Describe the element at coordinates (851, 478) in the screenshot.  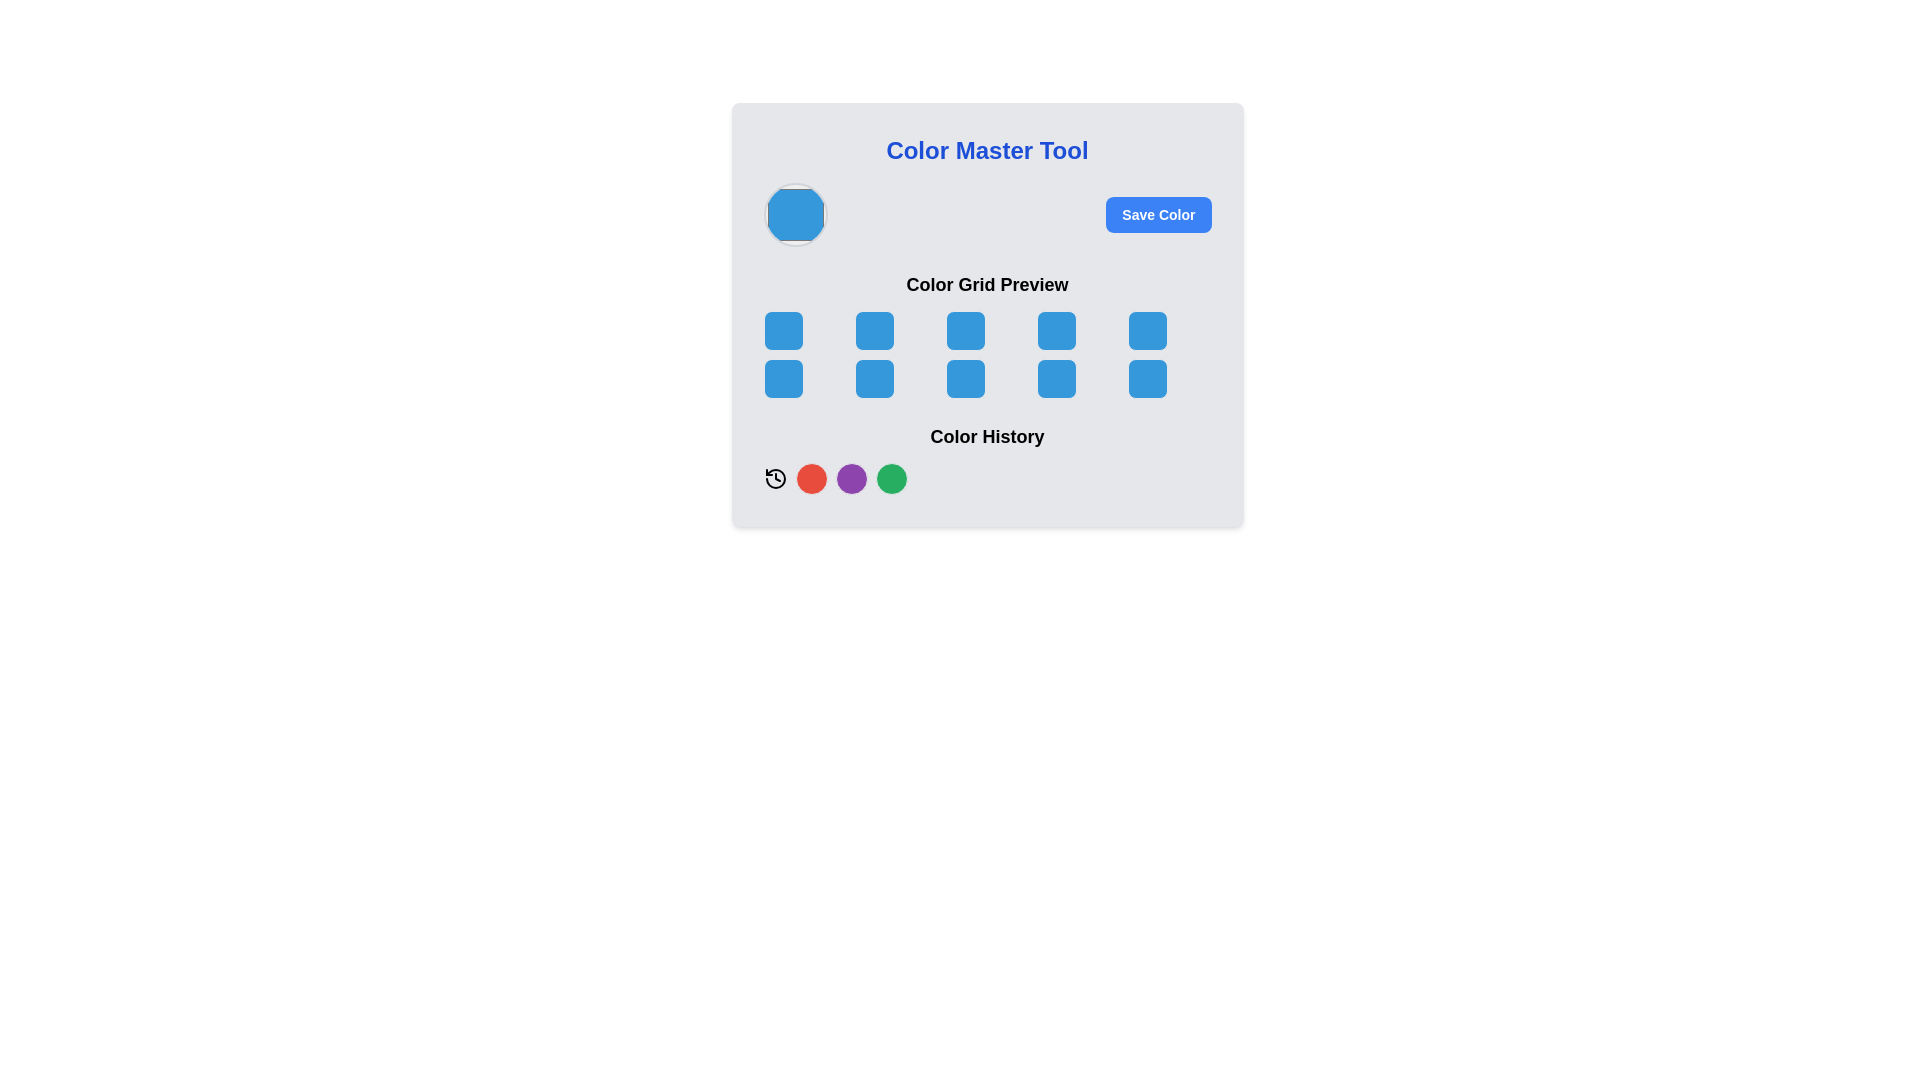
I see `the circular colored indicator representing the color purple, located` at that location.